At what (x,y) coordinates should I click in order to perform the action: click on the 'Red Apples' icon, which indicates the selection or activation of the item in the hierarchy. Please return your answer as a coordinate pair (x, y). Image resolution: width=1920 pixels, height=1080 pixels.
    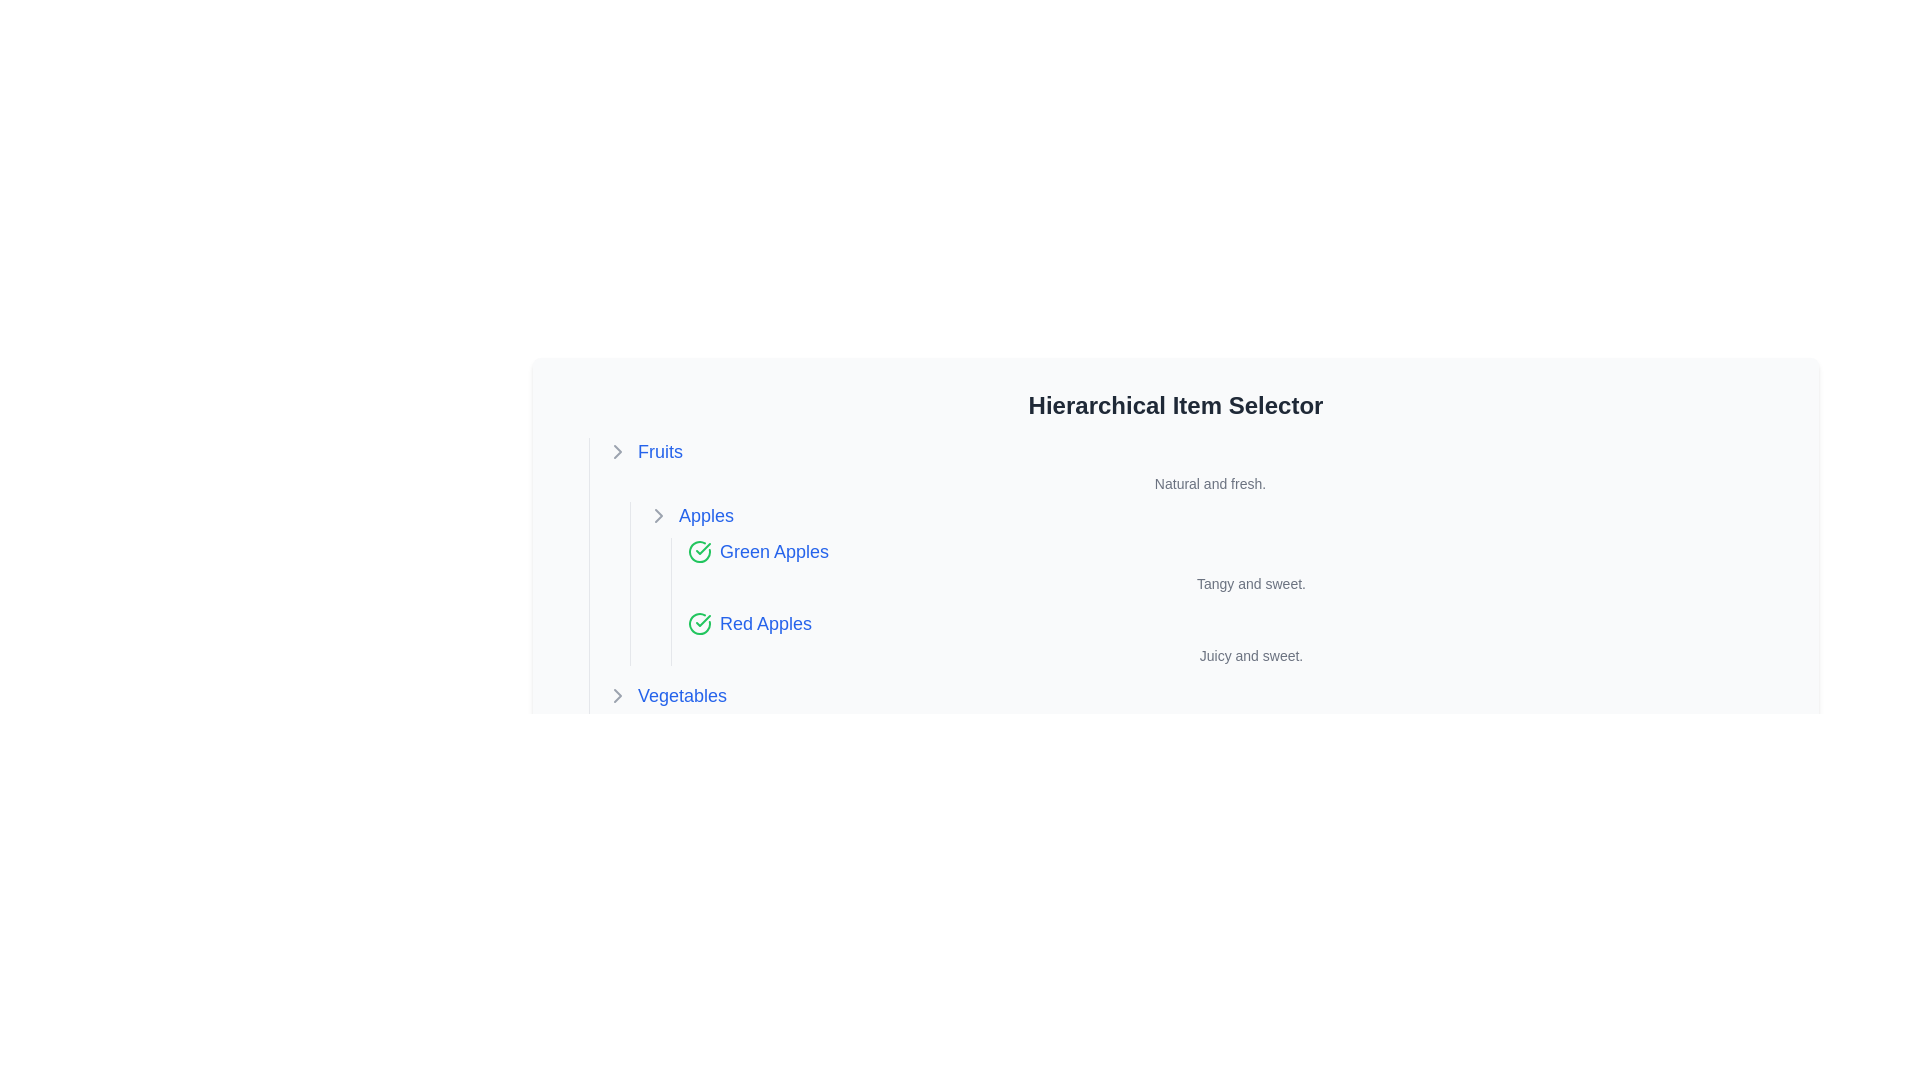
    Looking at the image, I should click on (700, 623).